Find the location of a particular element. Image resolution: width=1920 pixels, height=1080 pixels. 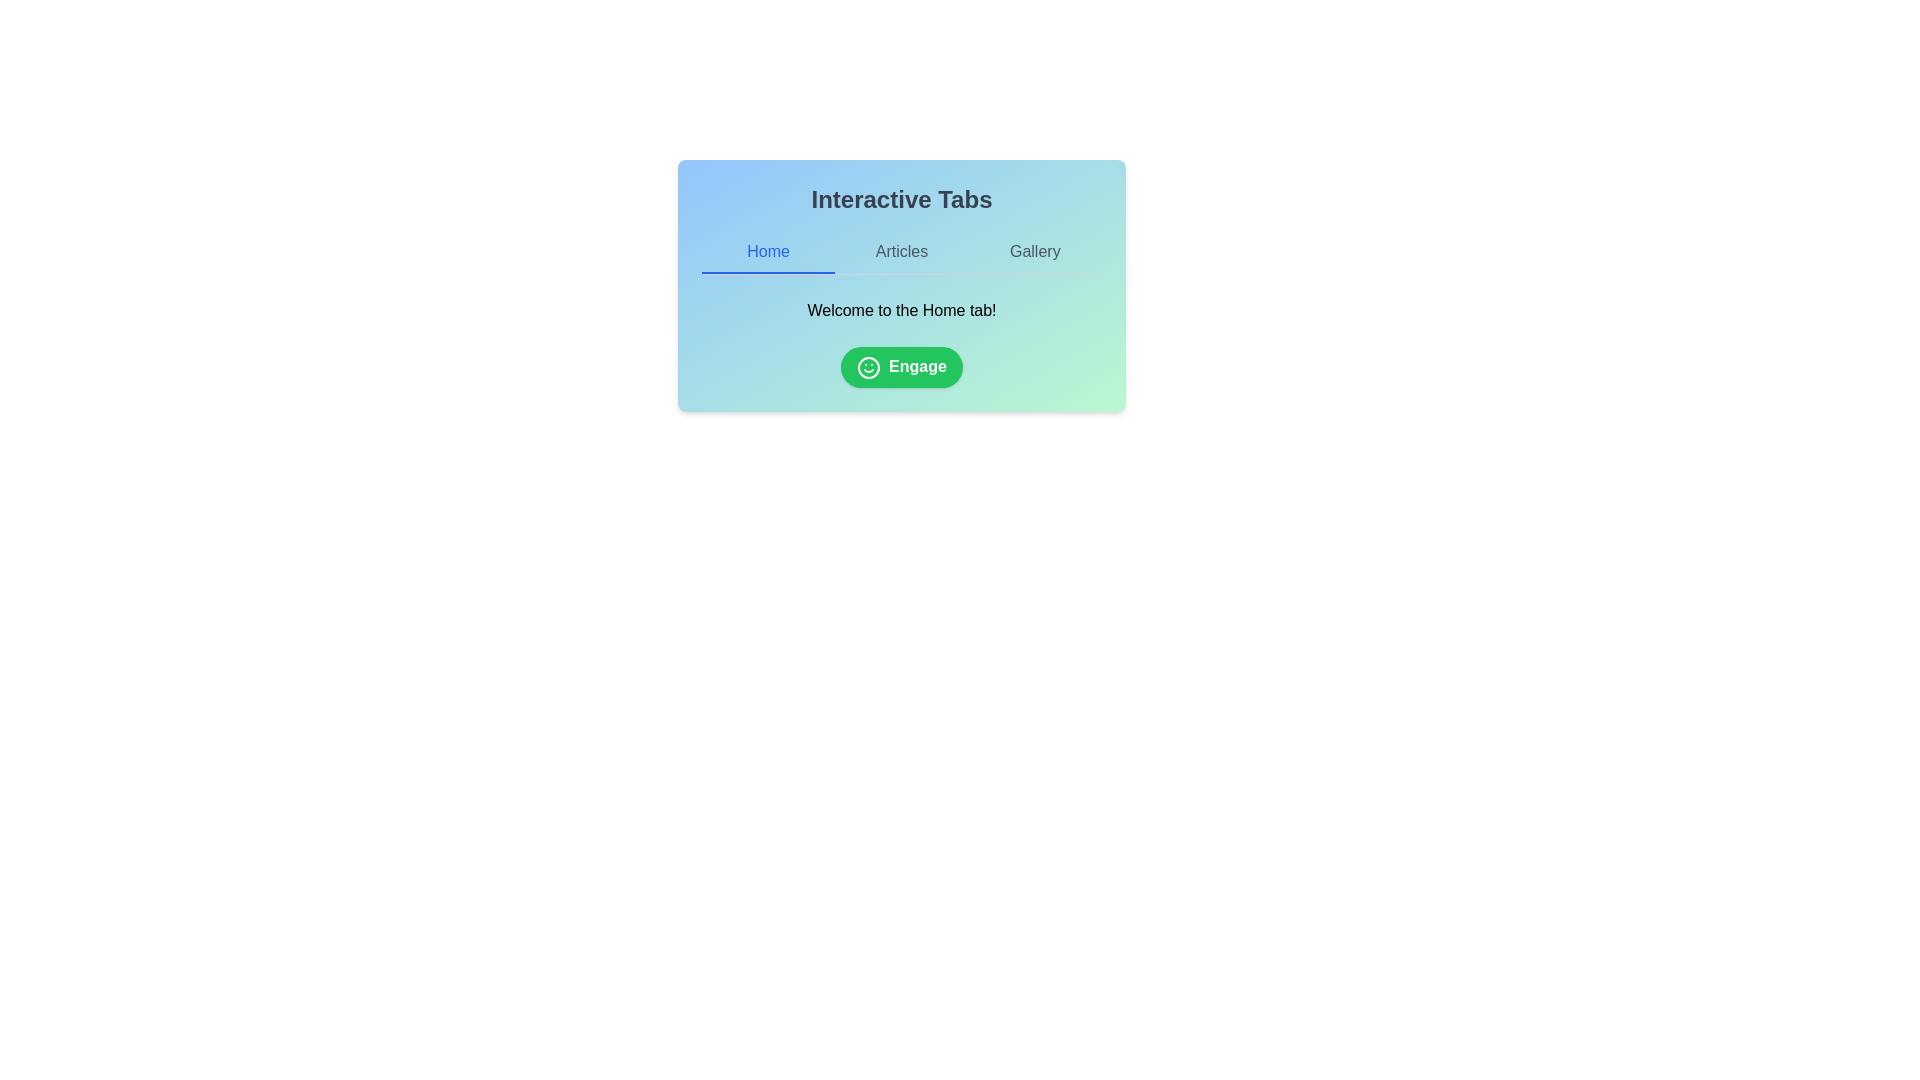

the 'Home' navigation tab in the navigation bar to potentially reveal visual changes is located at coordinates (767, 252).